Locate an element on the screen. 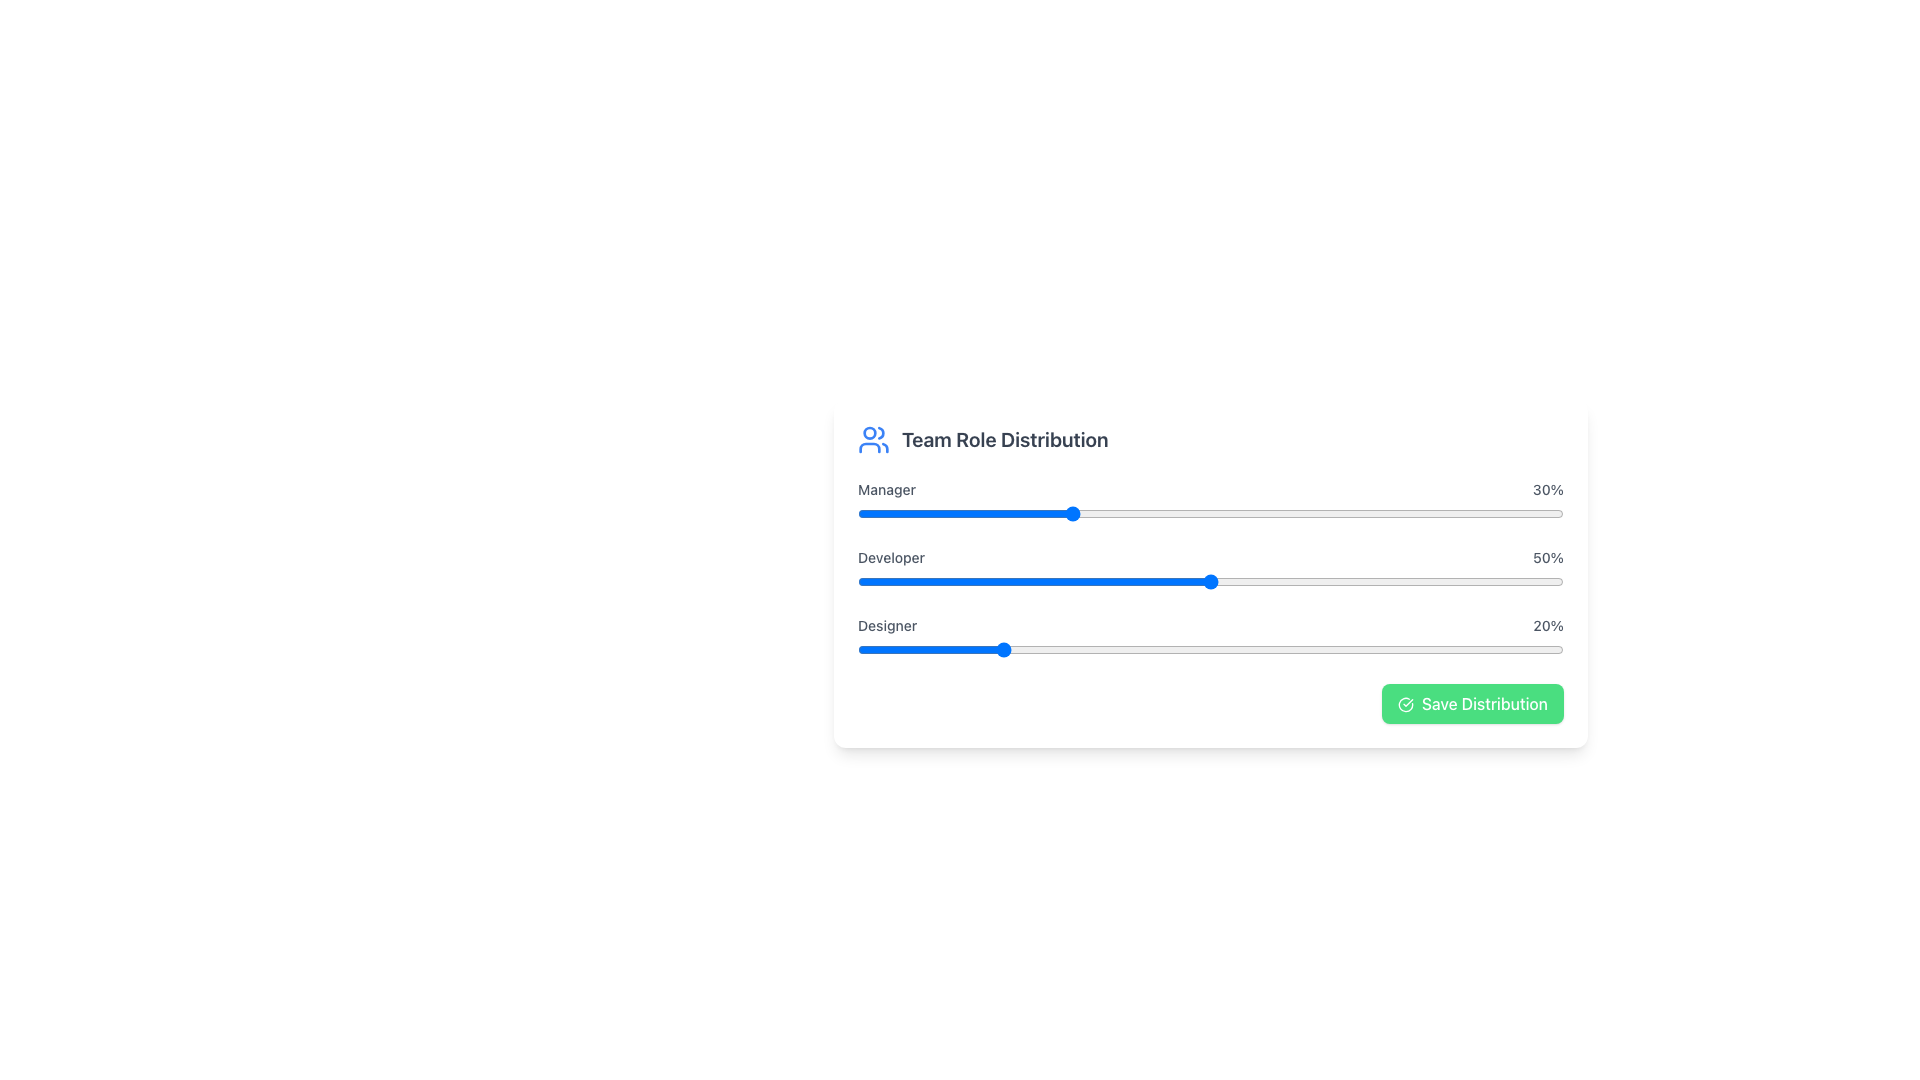 The height and width of the screenshot is (1080, 1920). the horizontal slider component styled with a blue fill and gray background, located below the 'Manager' label and above the '30%' indicator is located at coordinates (1209, 512).